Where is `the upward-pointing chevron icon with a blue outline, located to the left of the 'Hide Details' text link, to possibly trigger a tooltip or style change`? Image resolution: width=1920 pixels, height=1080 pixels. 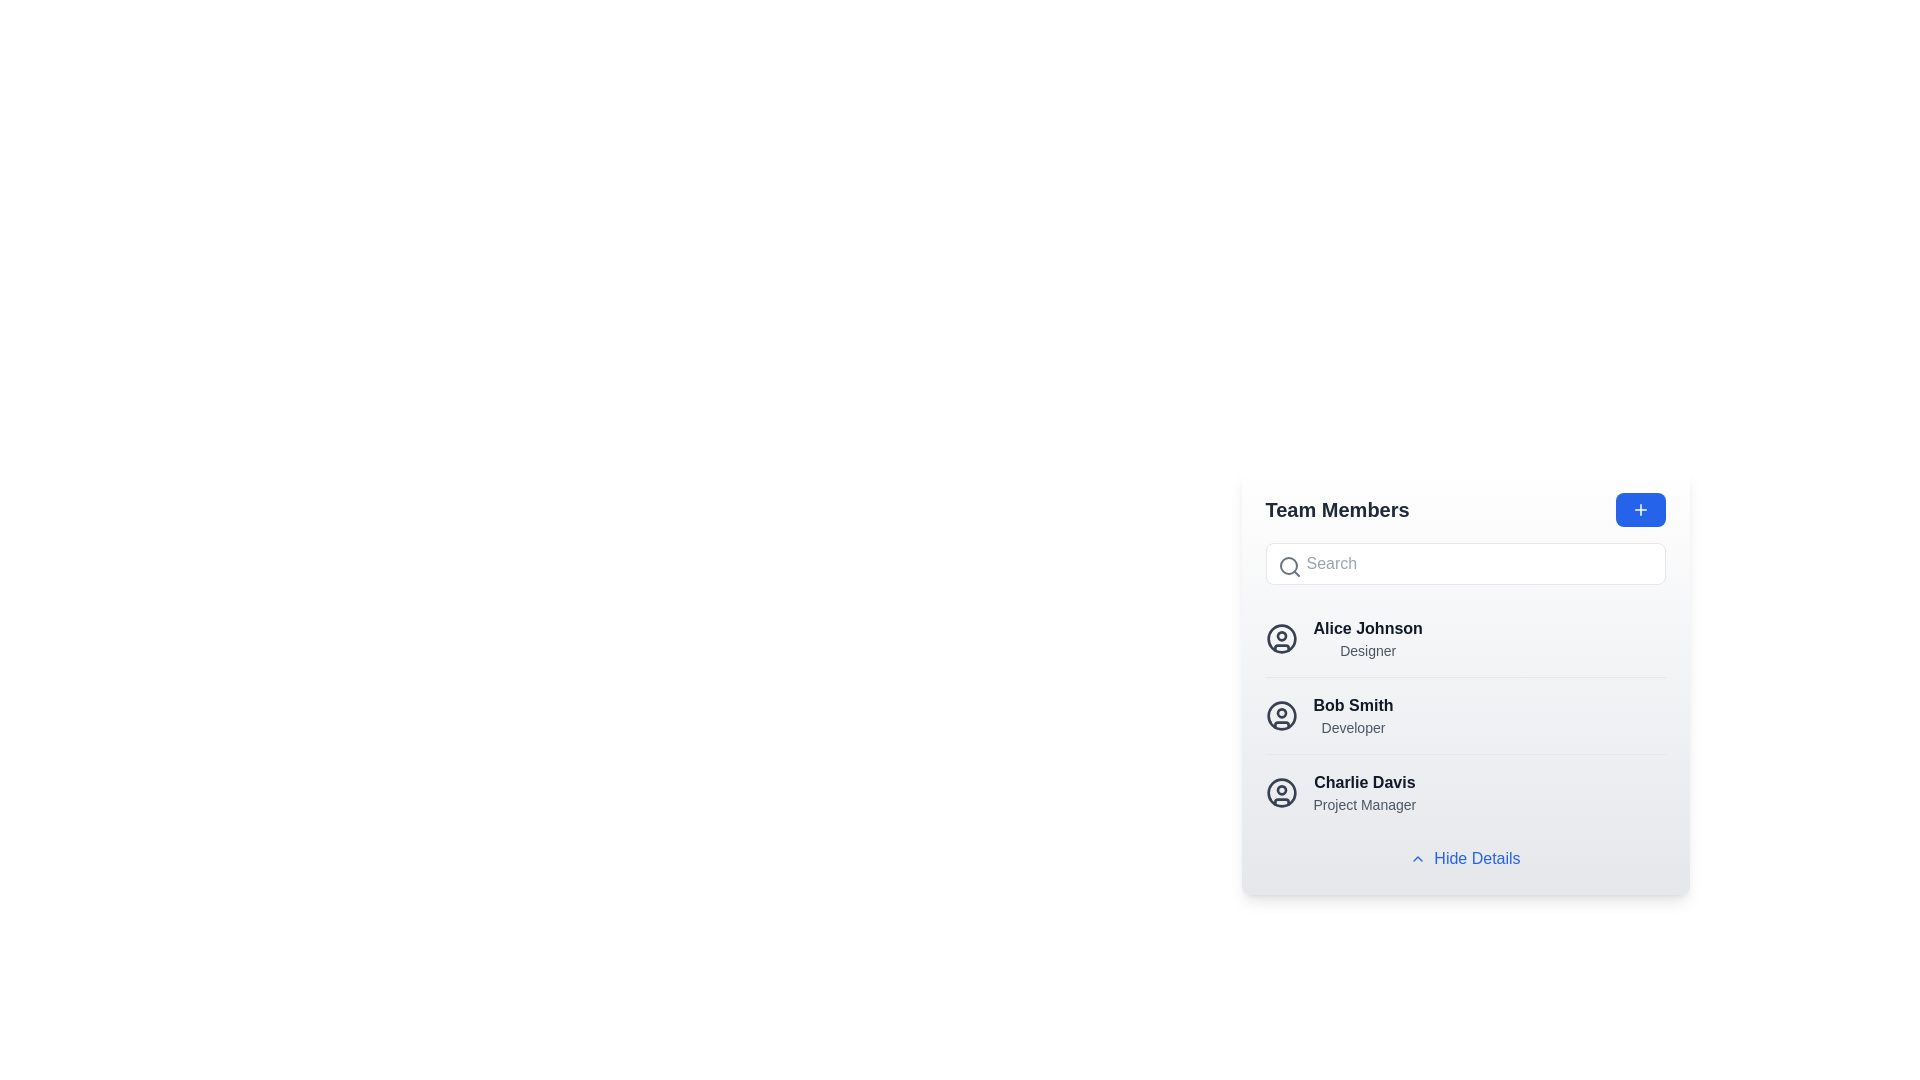 the upward-pointing chevron icon with a blue outline, located to the left of the 'Hide Details' text link, to possibly trigger a tooltip or style change is located at coordinates (1417, 858).